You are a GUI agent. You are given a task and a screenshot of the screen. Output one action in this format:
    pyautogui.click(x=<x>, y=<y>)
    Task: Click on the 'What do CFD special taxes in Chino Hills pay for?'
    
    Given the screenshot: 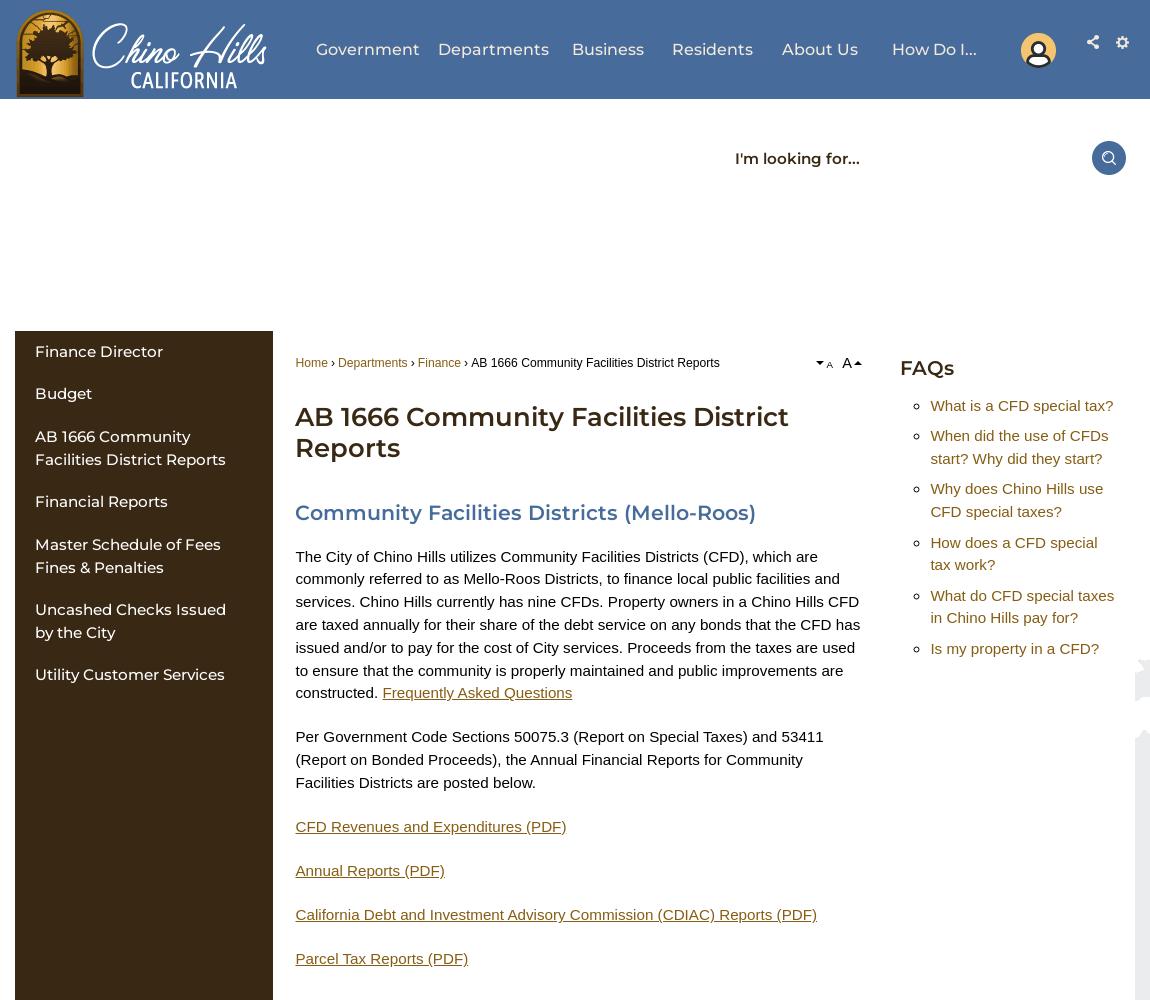 What is the action you would take?
    pyautogui.click(x=1022, y=605)
    